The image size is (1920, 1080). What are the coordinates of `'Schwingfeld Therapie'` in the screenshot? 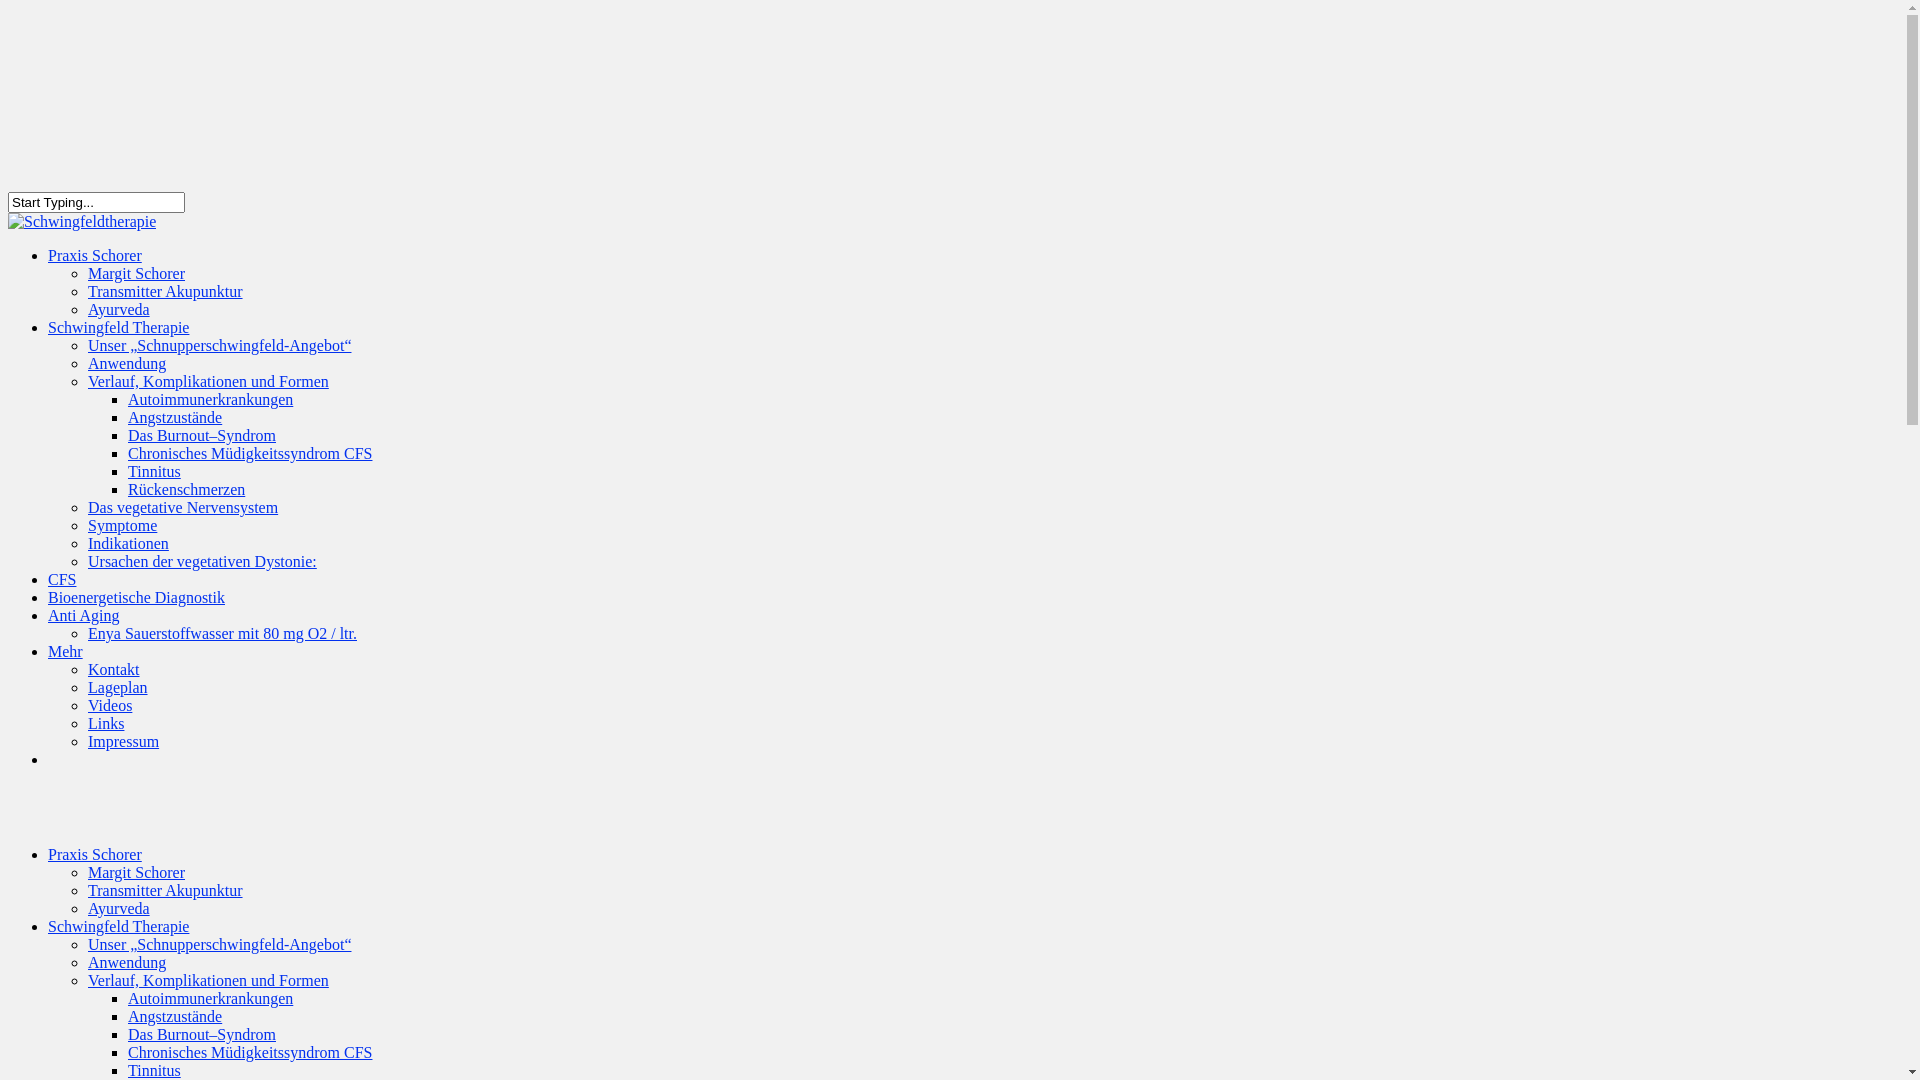 It's located at (117, 340).